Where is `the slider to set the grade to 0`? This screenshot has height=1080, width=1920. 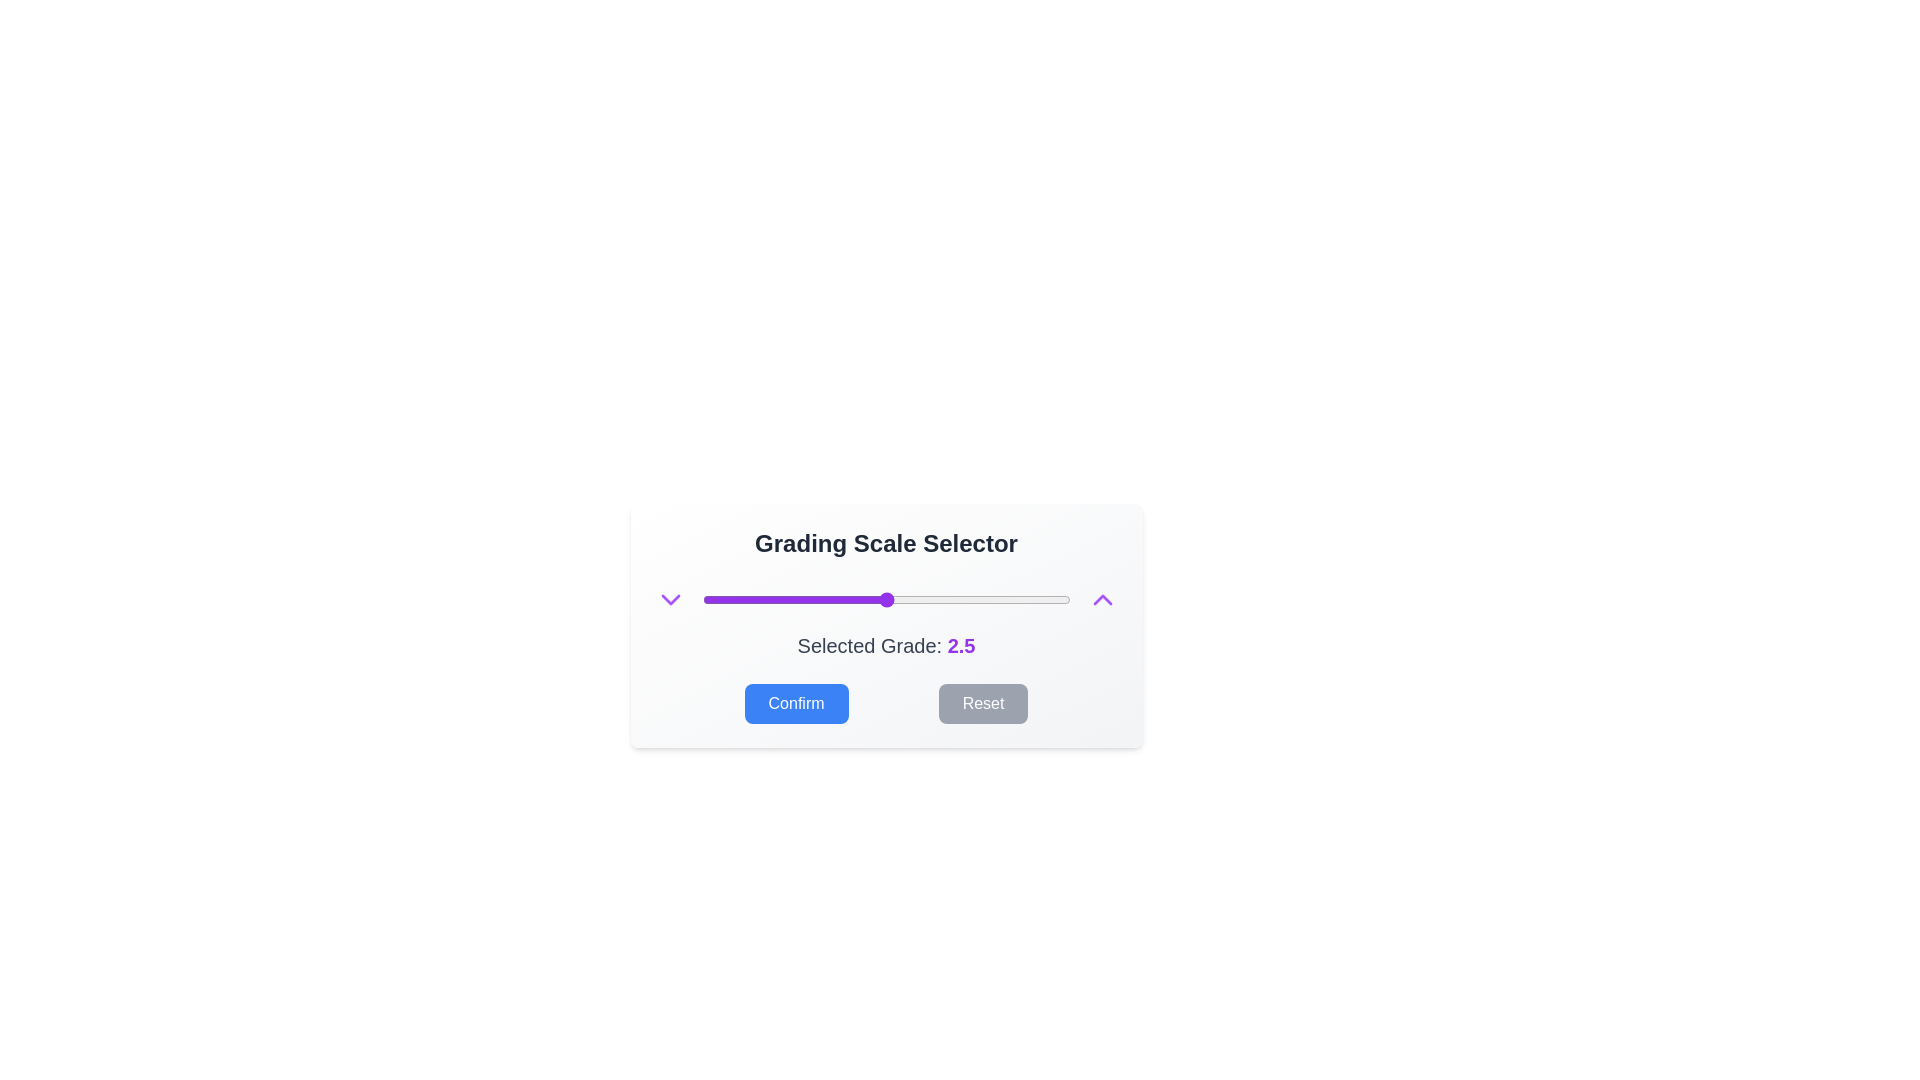
the slider to set the grade to 0 is located at coordinates (702, 599).